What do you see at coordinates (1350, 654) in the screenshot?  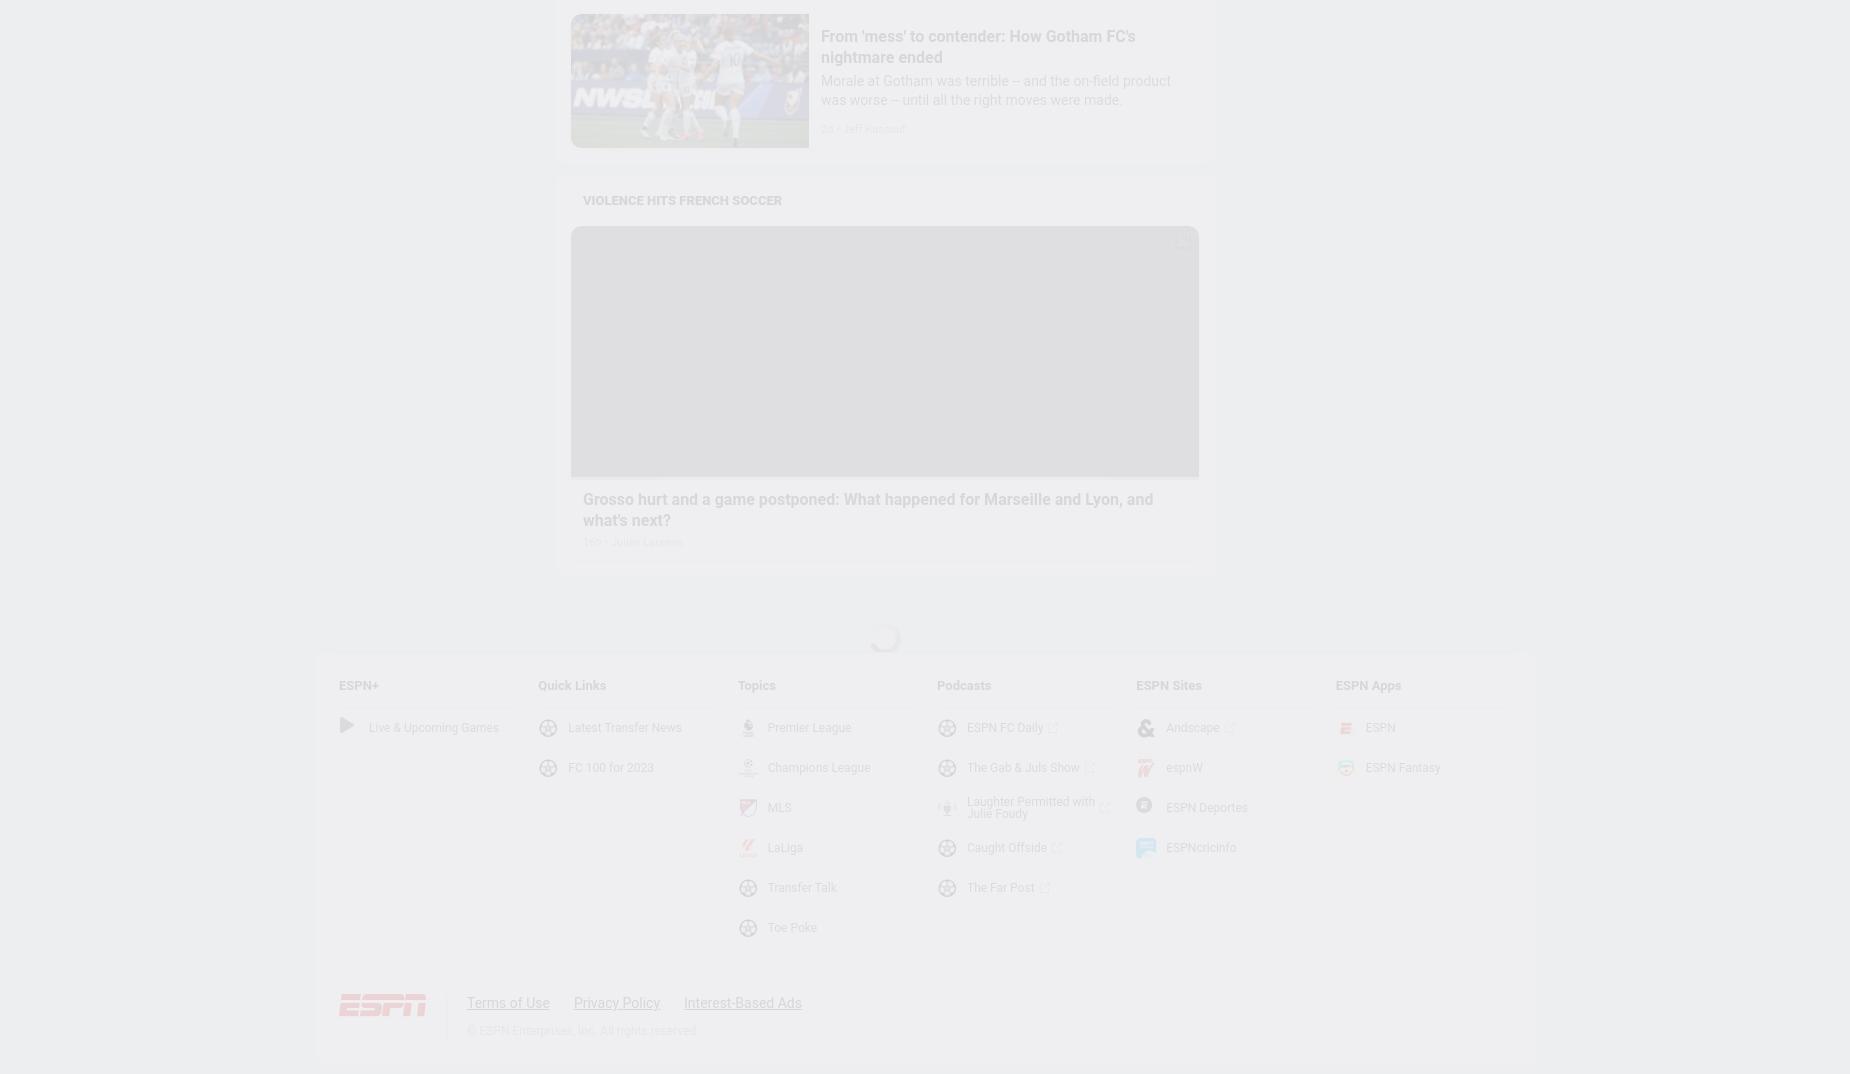 I see `'(Photo by Richard Sellers/Sportsphoto/Allstar via Getty Images)'` at bounding box center [1350, 654].